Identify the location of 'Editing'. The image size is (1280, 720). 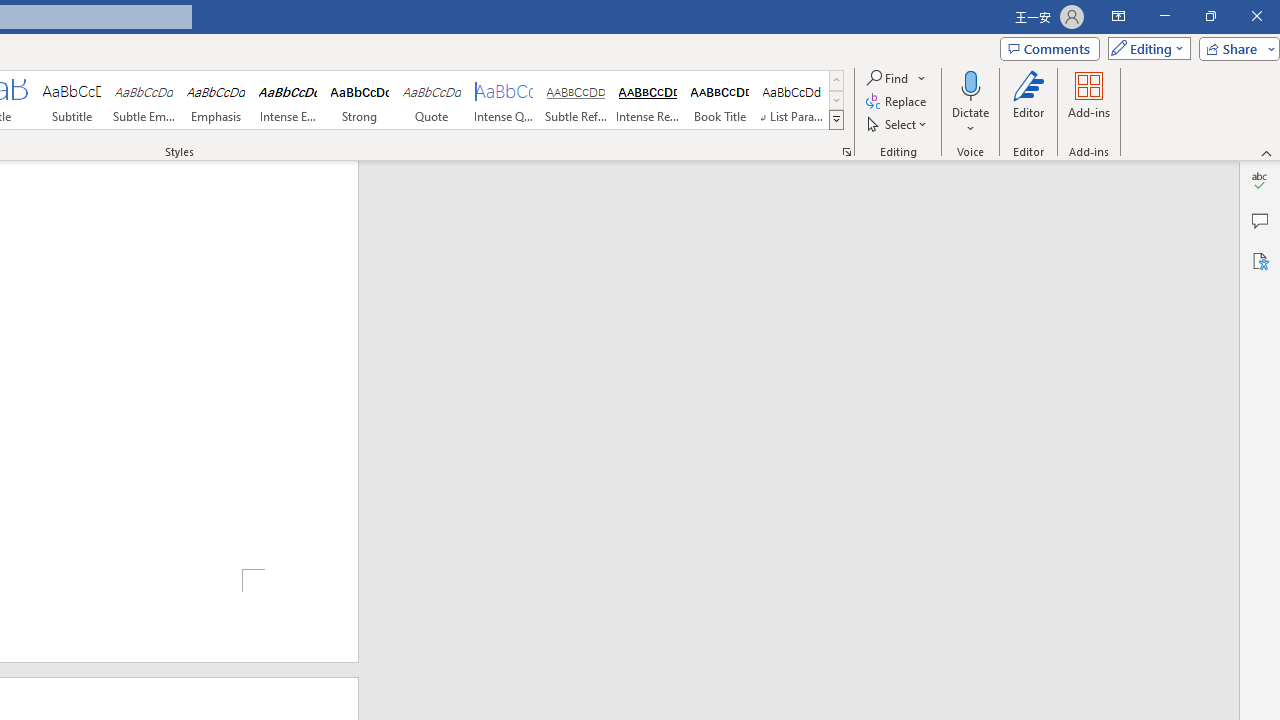
(1144, 47).